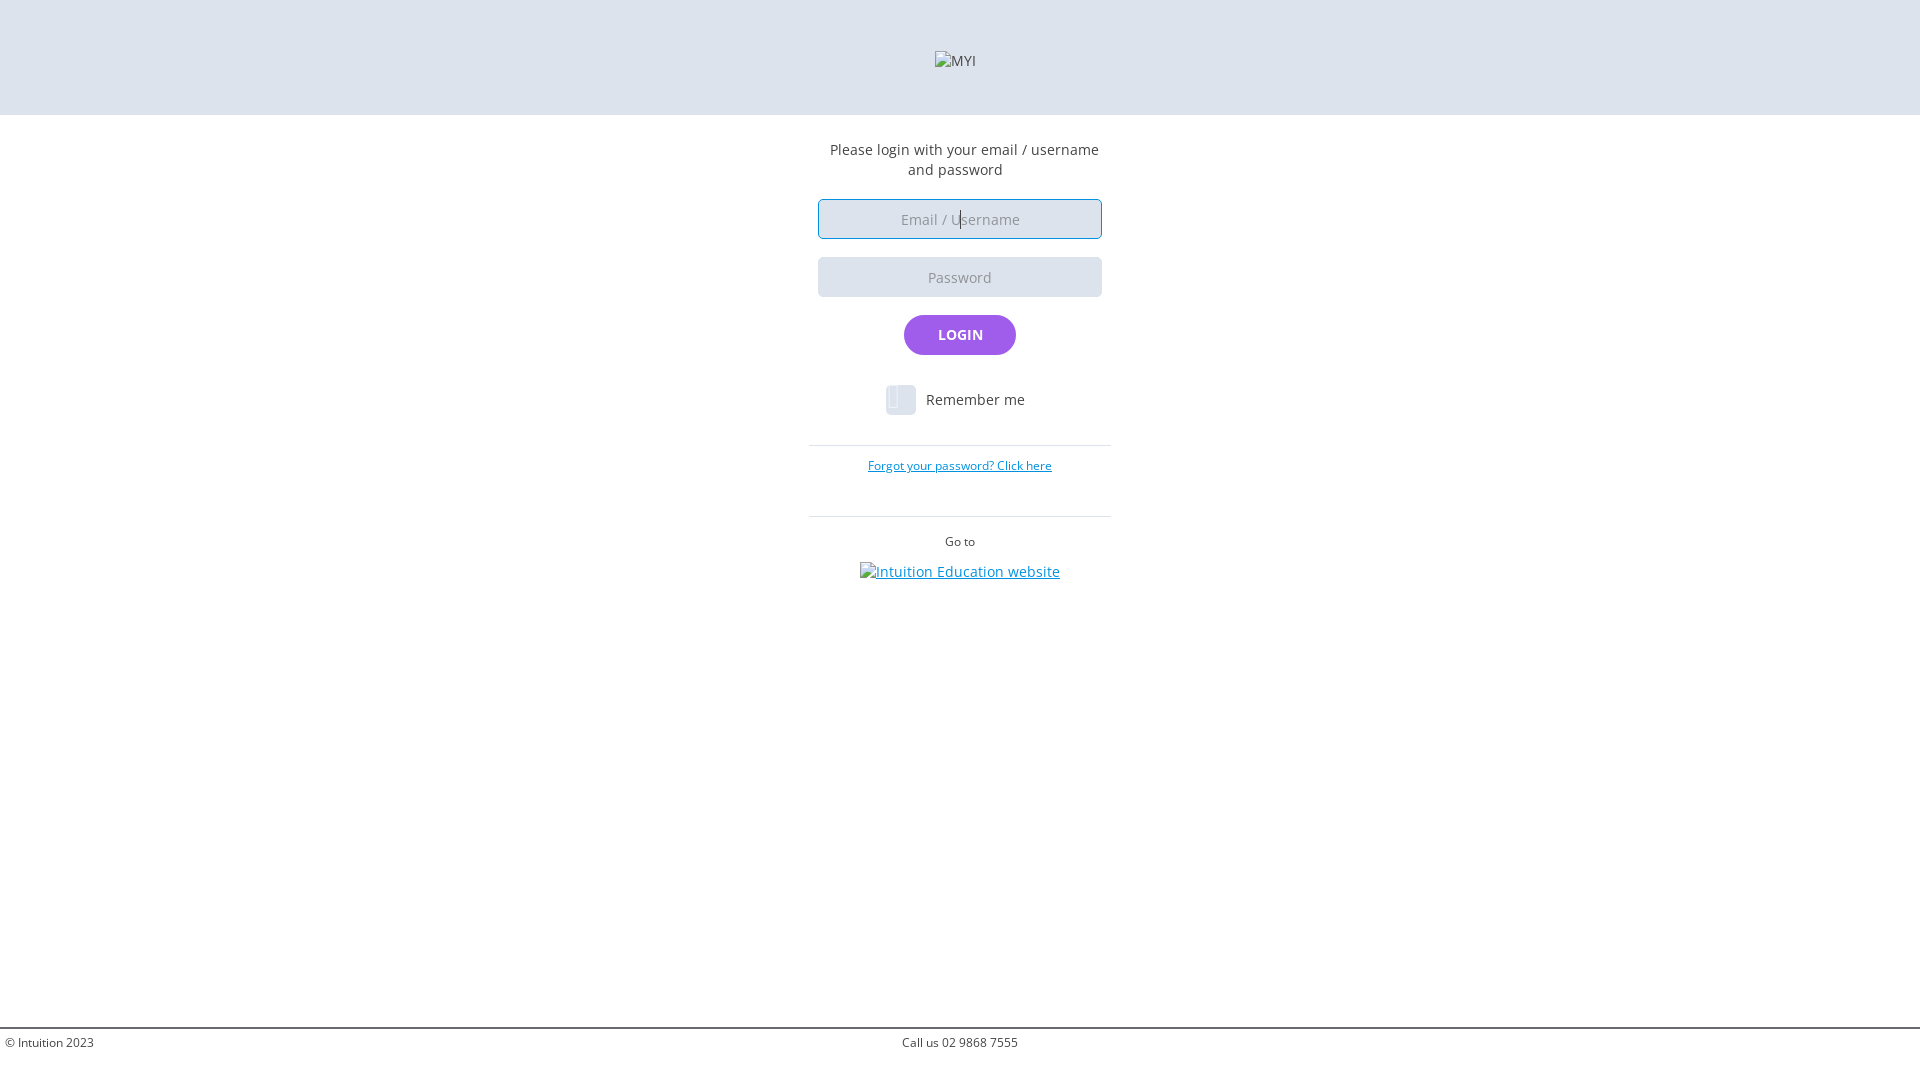 This screenshot has height=1080, width=1920. What do you see at coordinates (960, 334) in the screenshot?
I see `'LOGIN'` at bounding box center [960, 334].